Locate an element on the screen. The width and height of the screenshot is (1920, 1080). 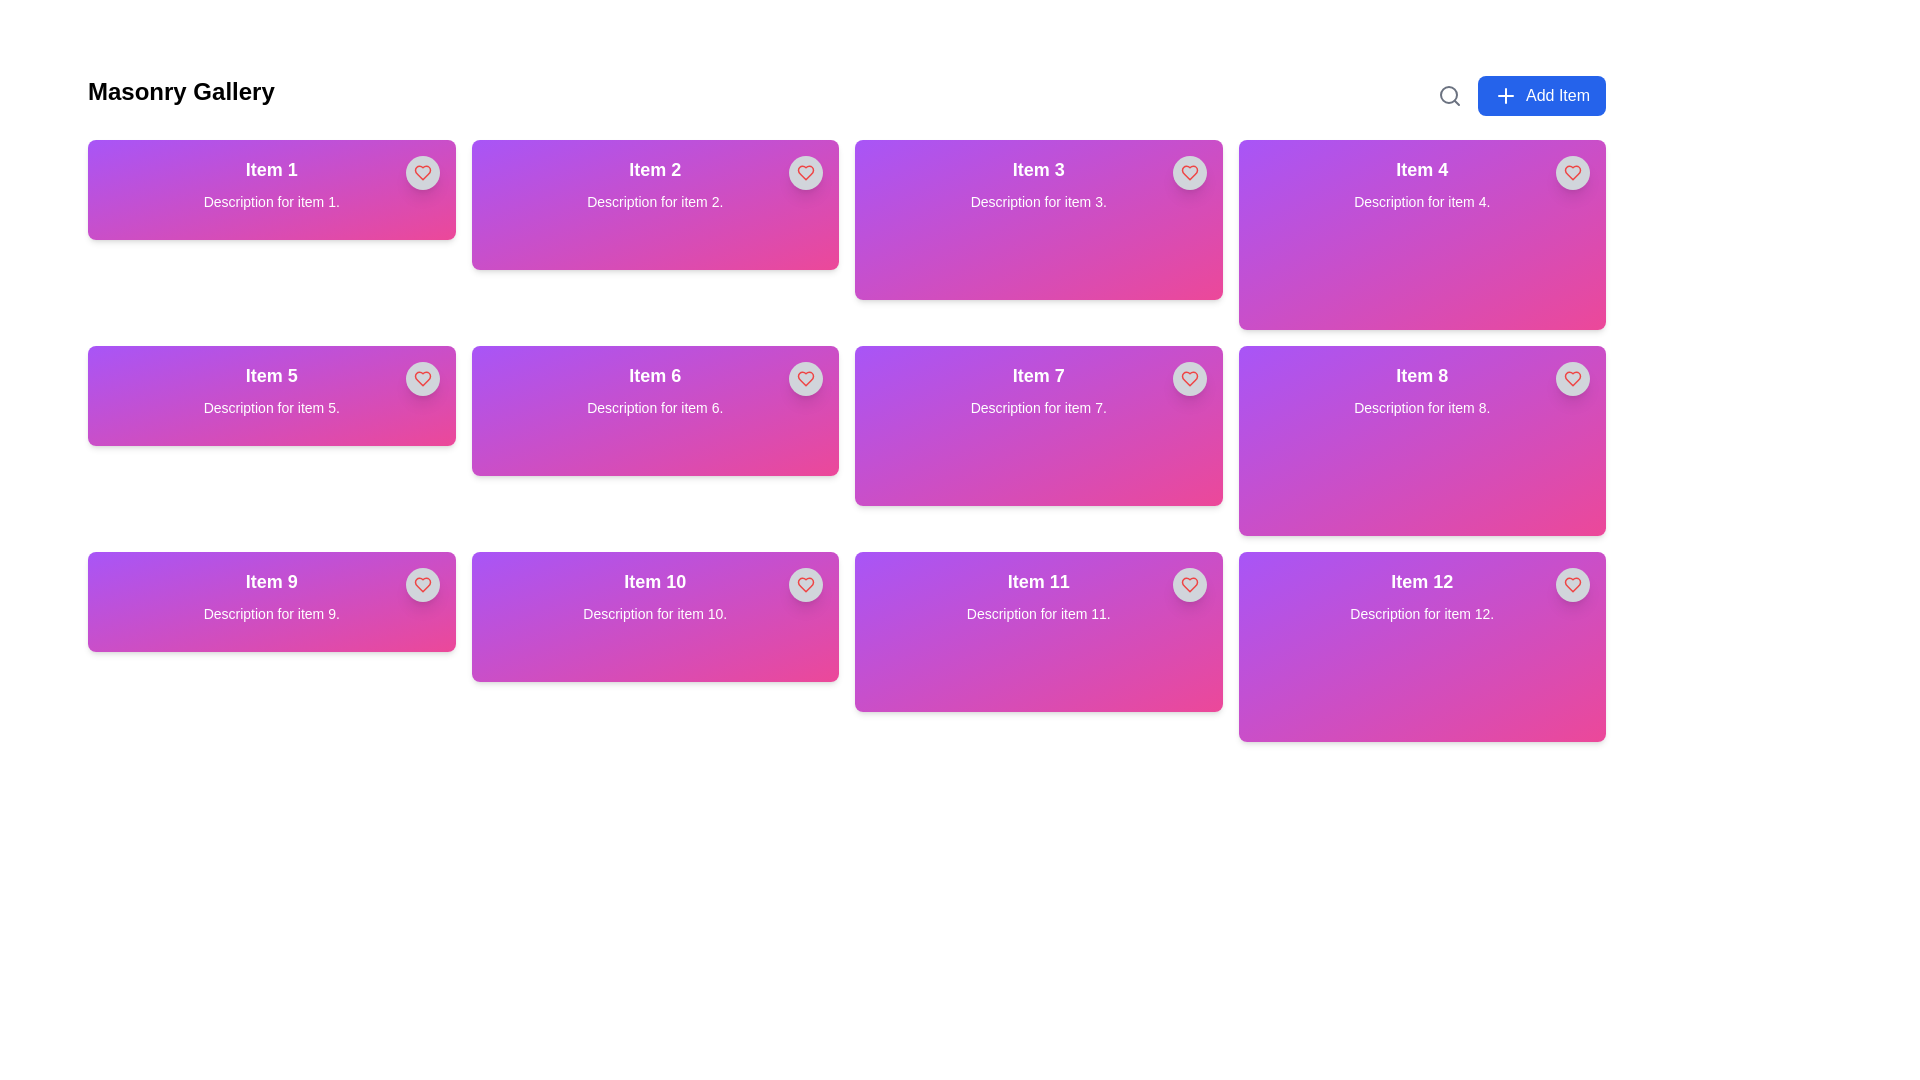
the magnifying glass icon located to the left of the blue 'Add Item' button to initiate a search is located at coordinates (1449, 96).